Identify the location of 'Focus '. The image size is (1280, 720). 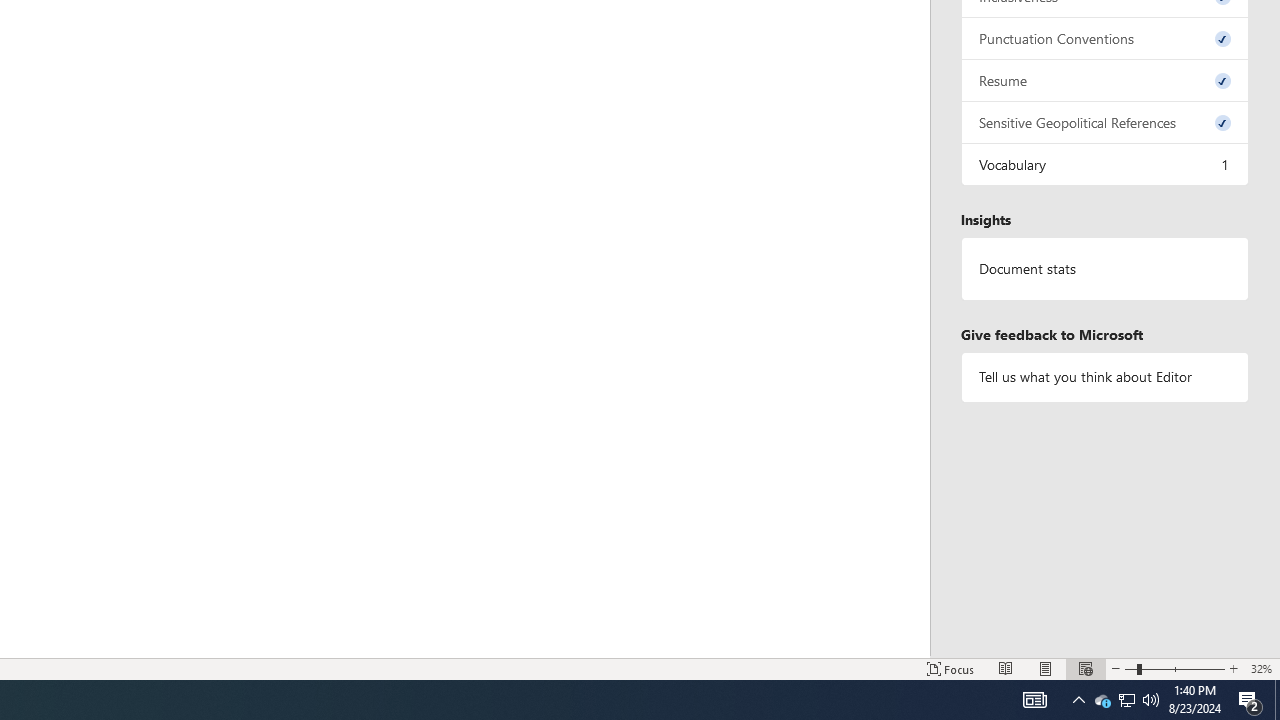
(950, 669).